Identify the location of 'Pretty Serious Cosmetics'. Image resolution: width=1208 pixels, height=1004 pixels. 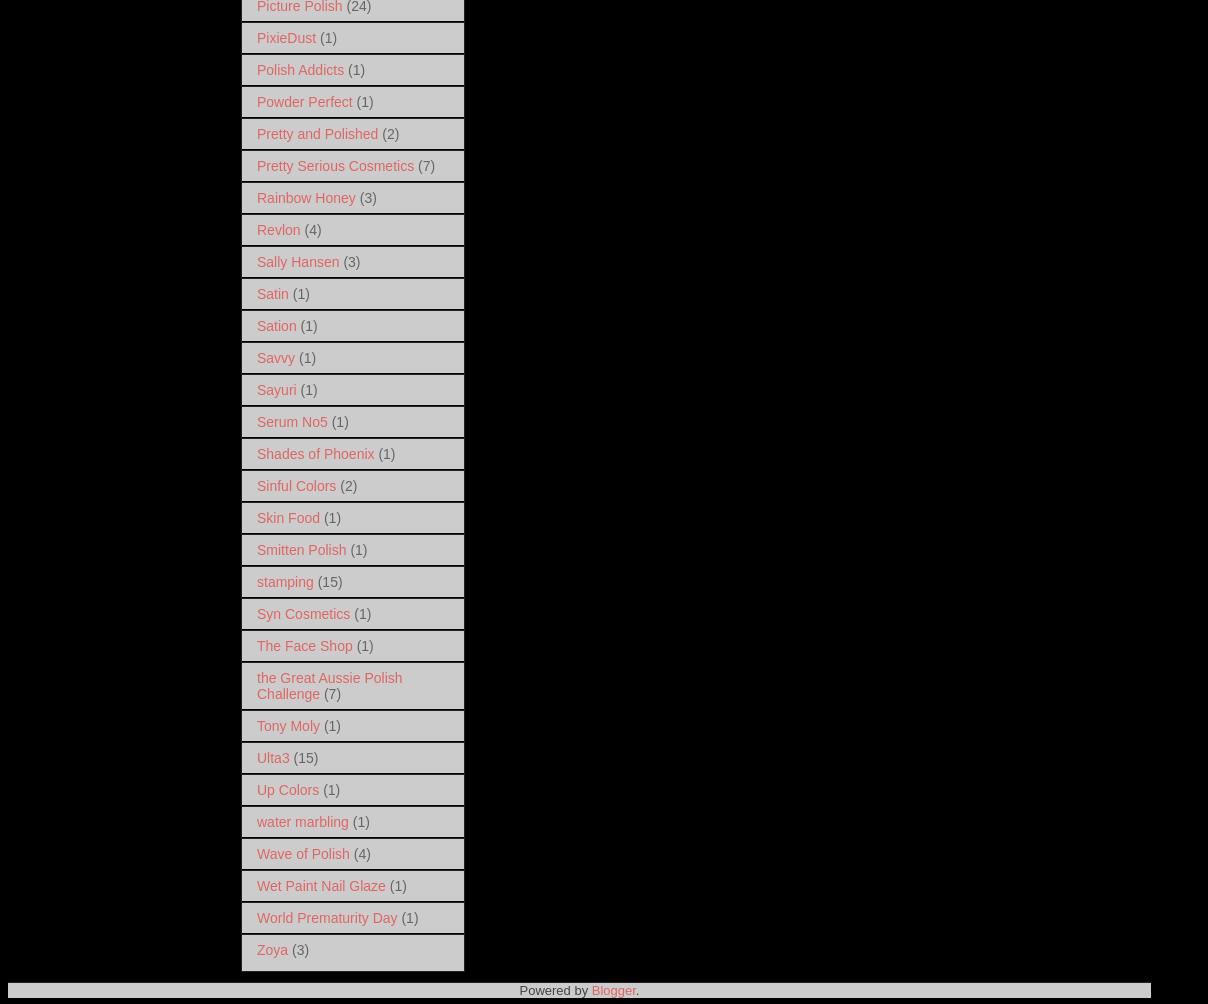
(334, 163).